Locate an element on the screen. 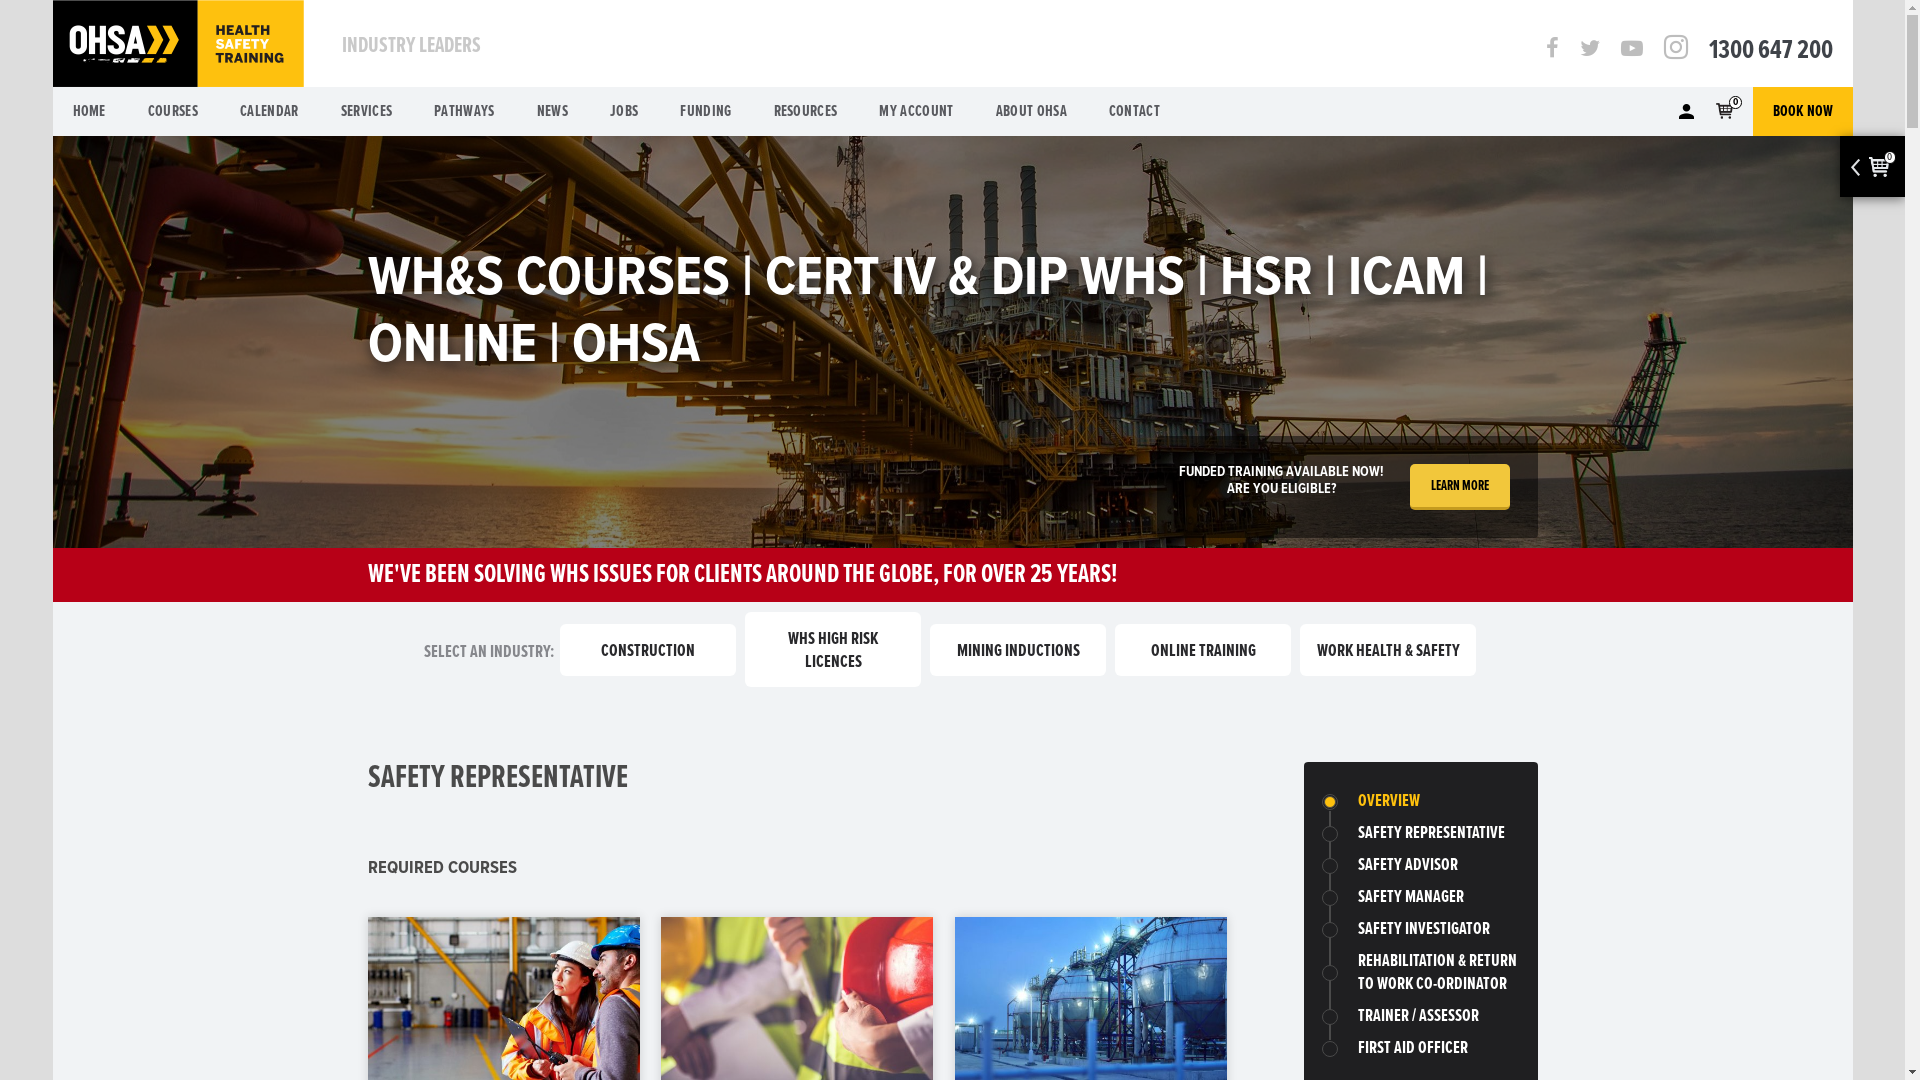 The height and width of the screenshot is (1080, 1920). 'CALENDAR' is located at coordinates (268, 111).